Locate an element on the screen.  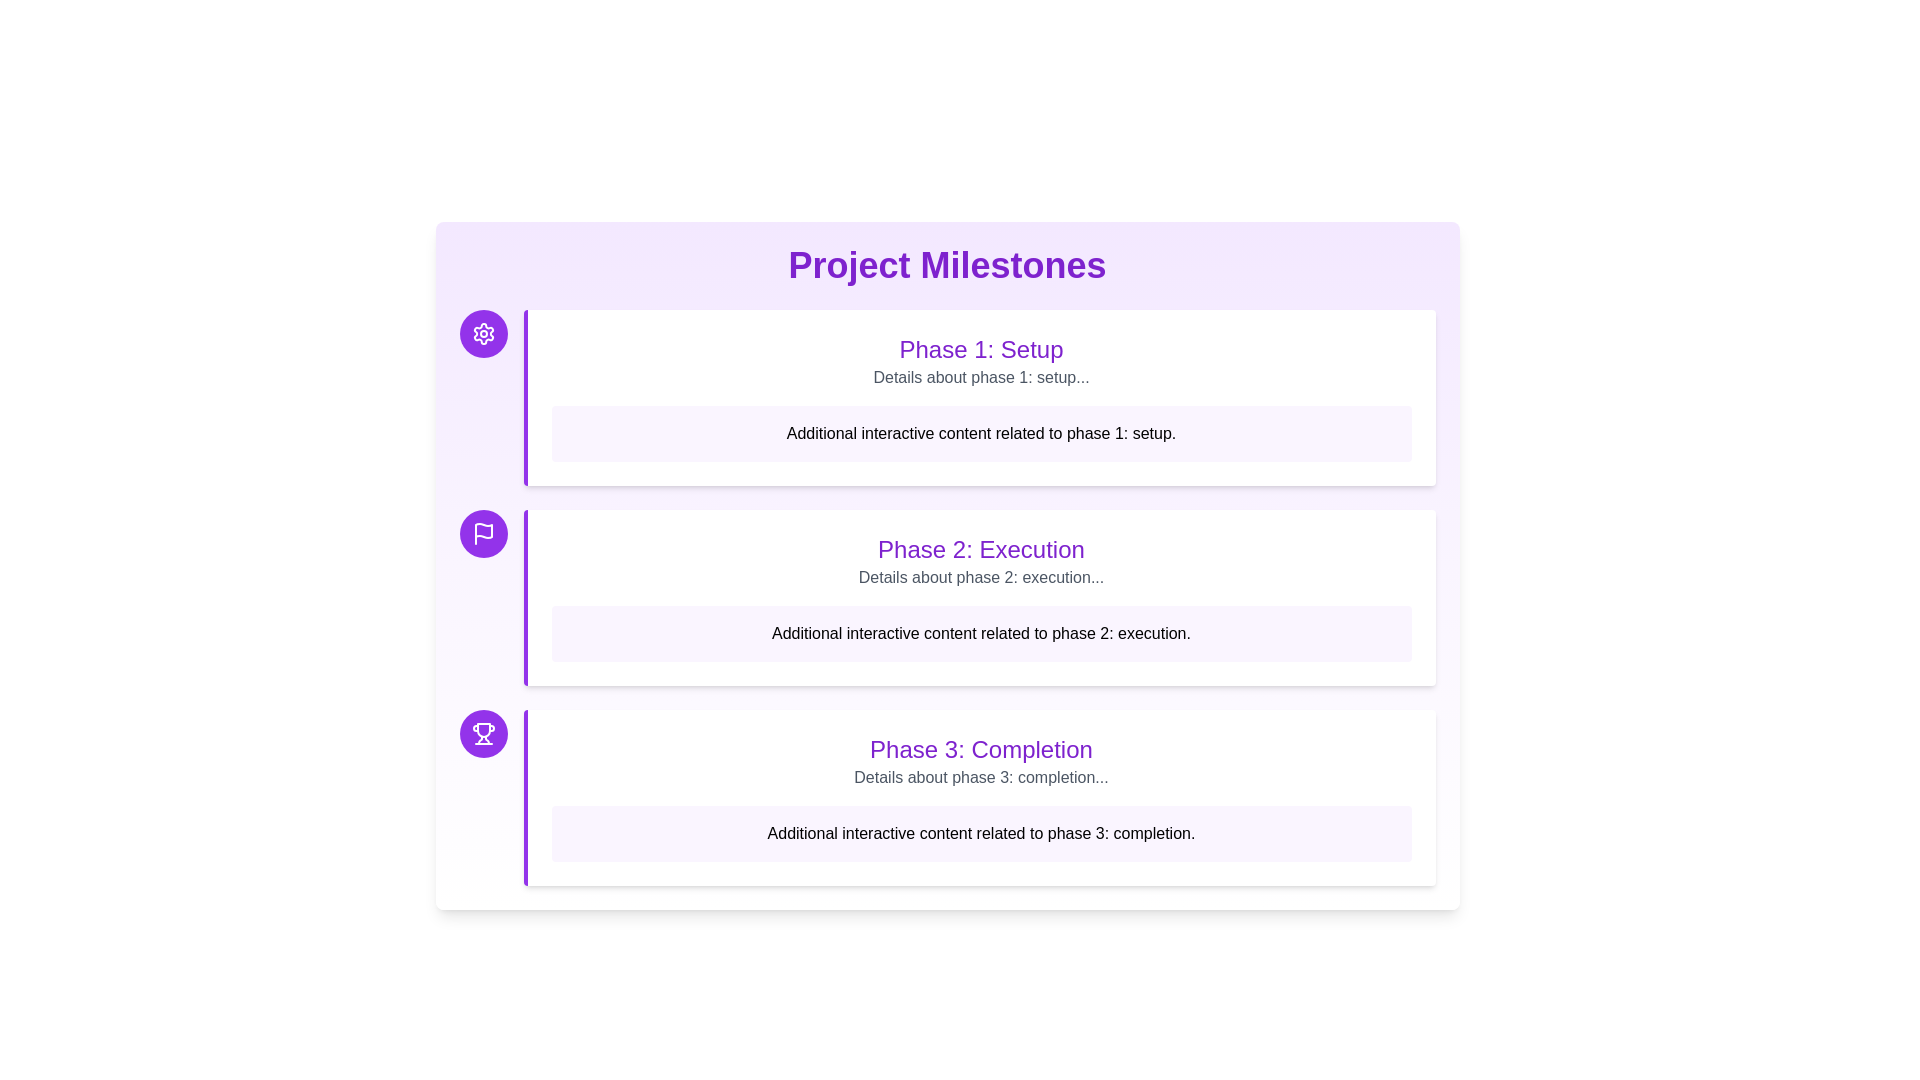
the text label that provides additional context about 'Phase 3: Completion', which is located beneath the title and above interactive content is located at coordinates (981, 777).